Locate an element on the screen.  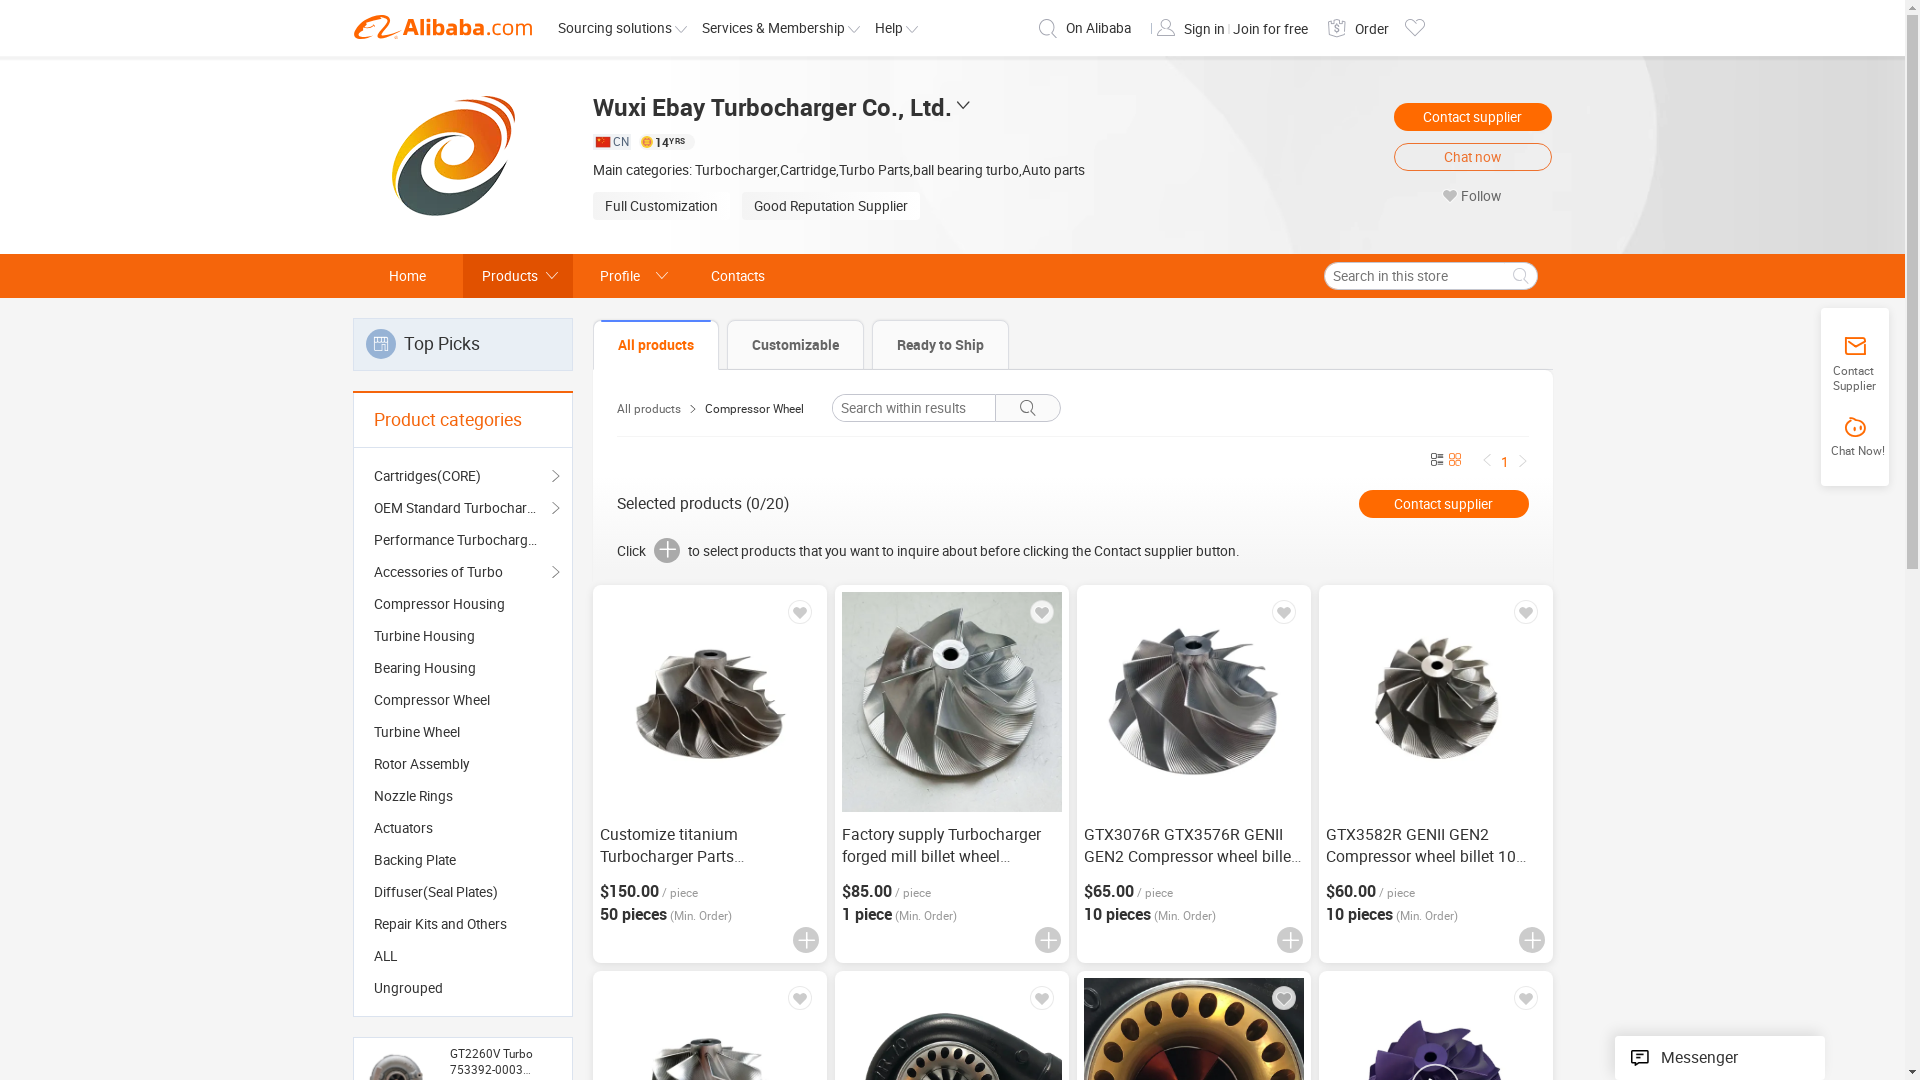
'Products' is located at coordinates (517, 276).